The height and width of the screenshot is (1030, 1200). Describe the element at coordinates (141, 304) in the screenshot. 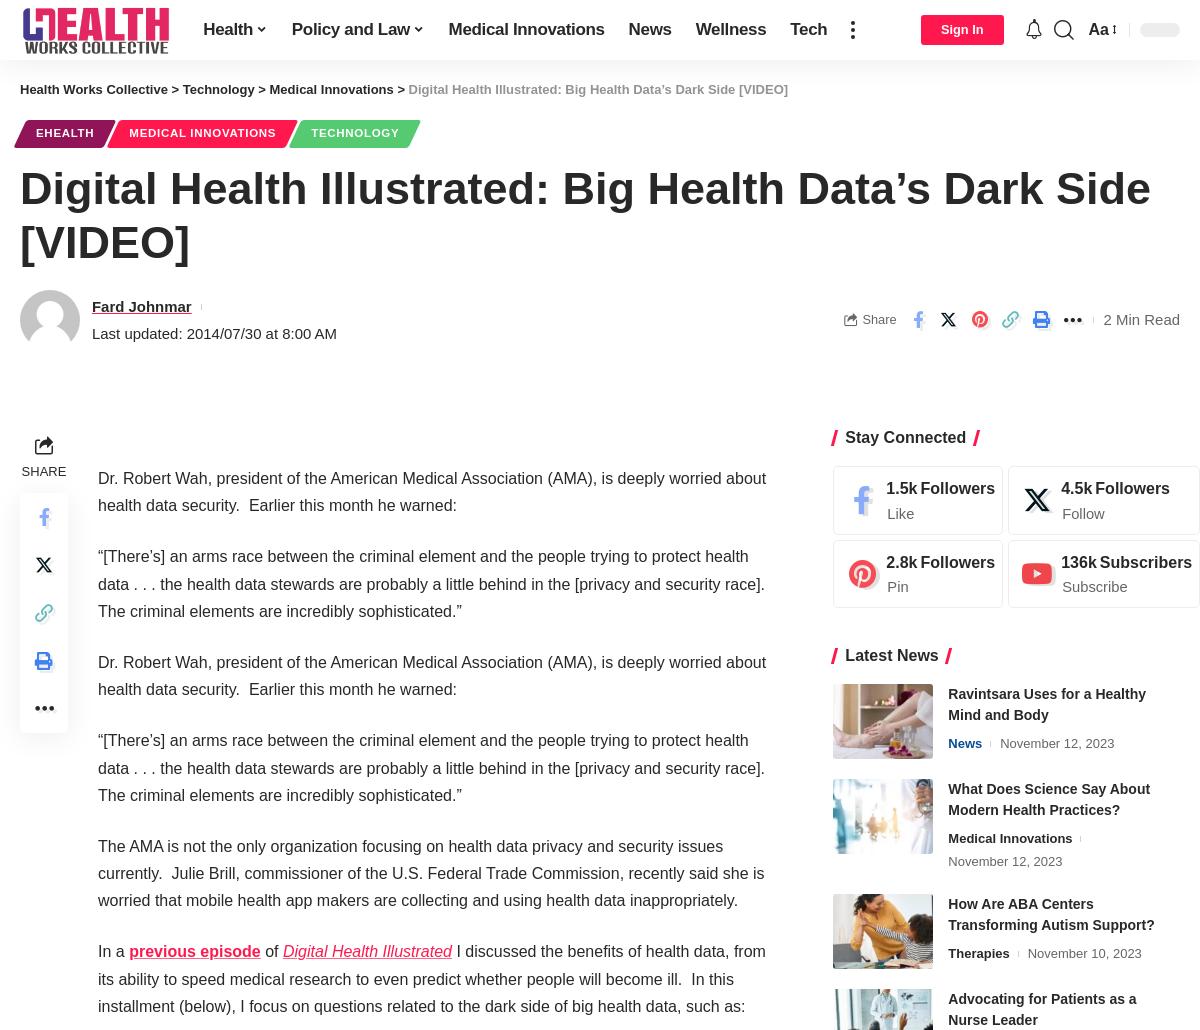

I see `'Fard Johnmar'` at that location.